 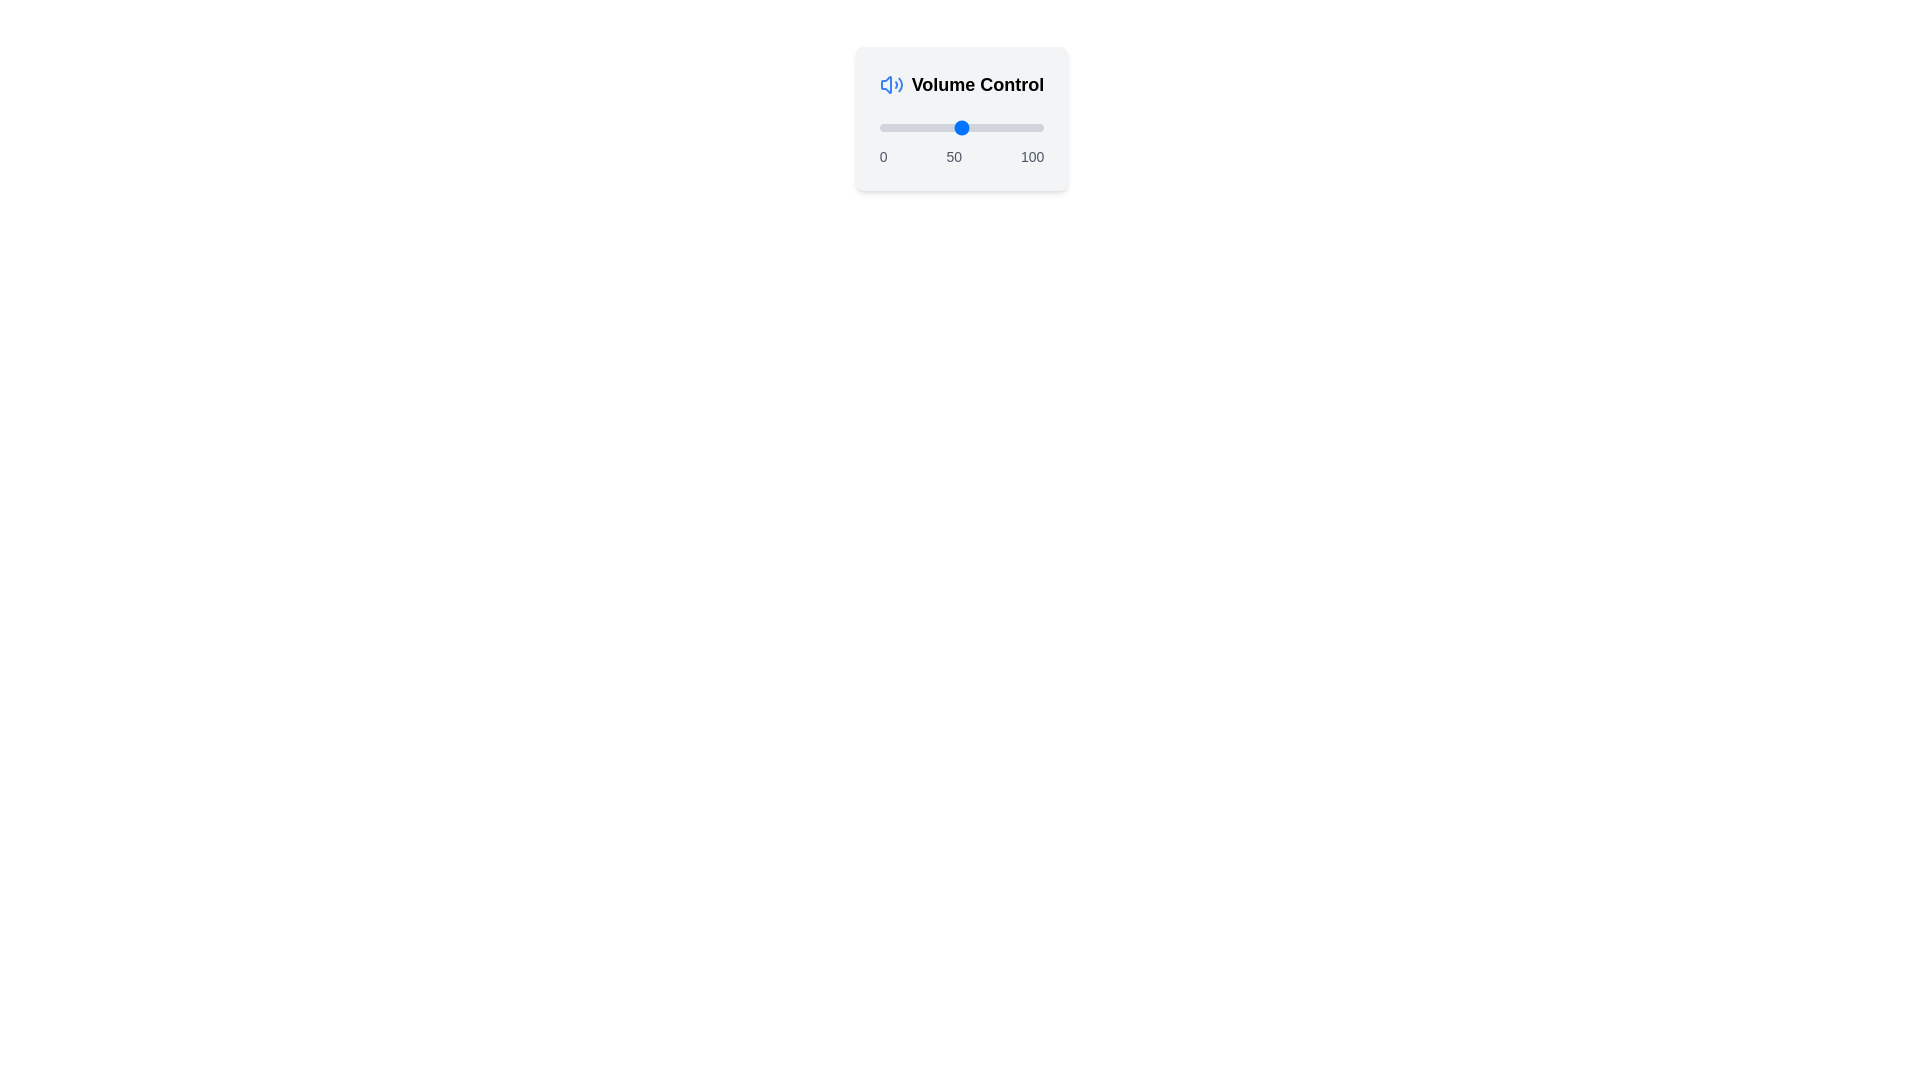 I want to click on the blue speaker icon with sound waves located to the left of the 'Volume Control' text, so click(x=890, y=83).